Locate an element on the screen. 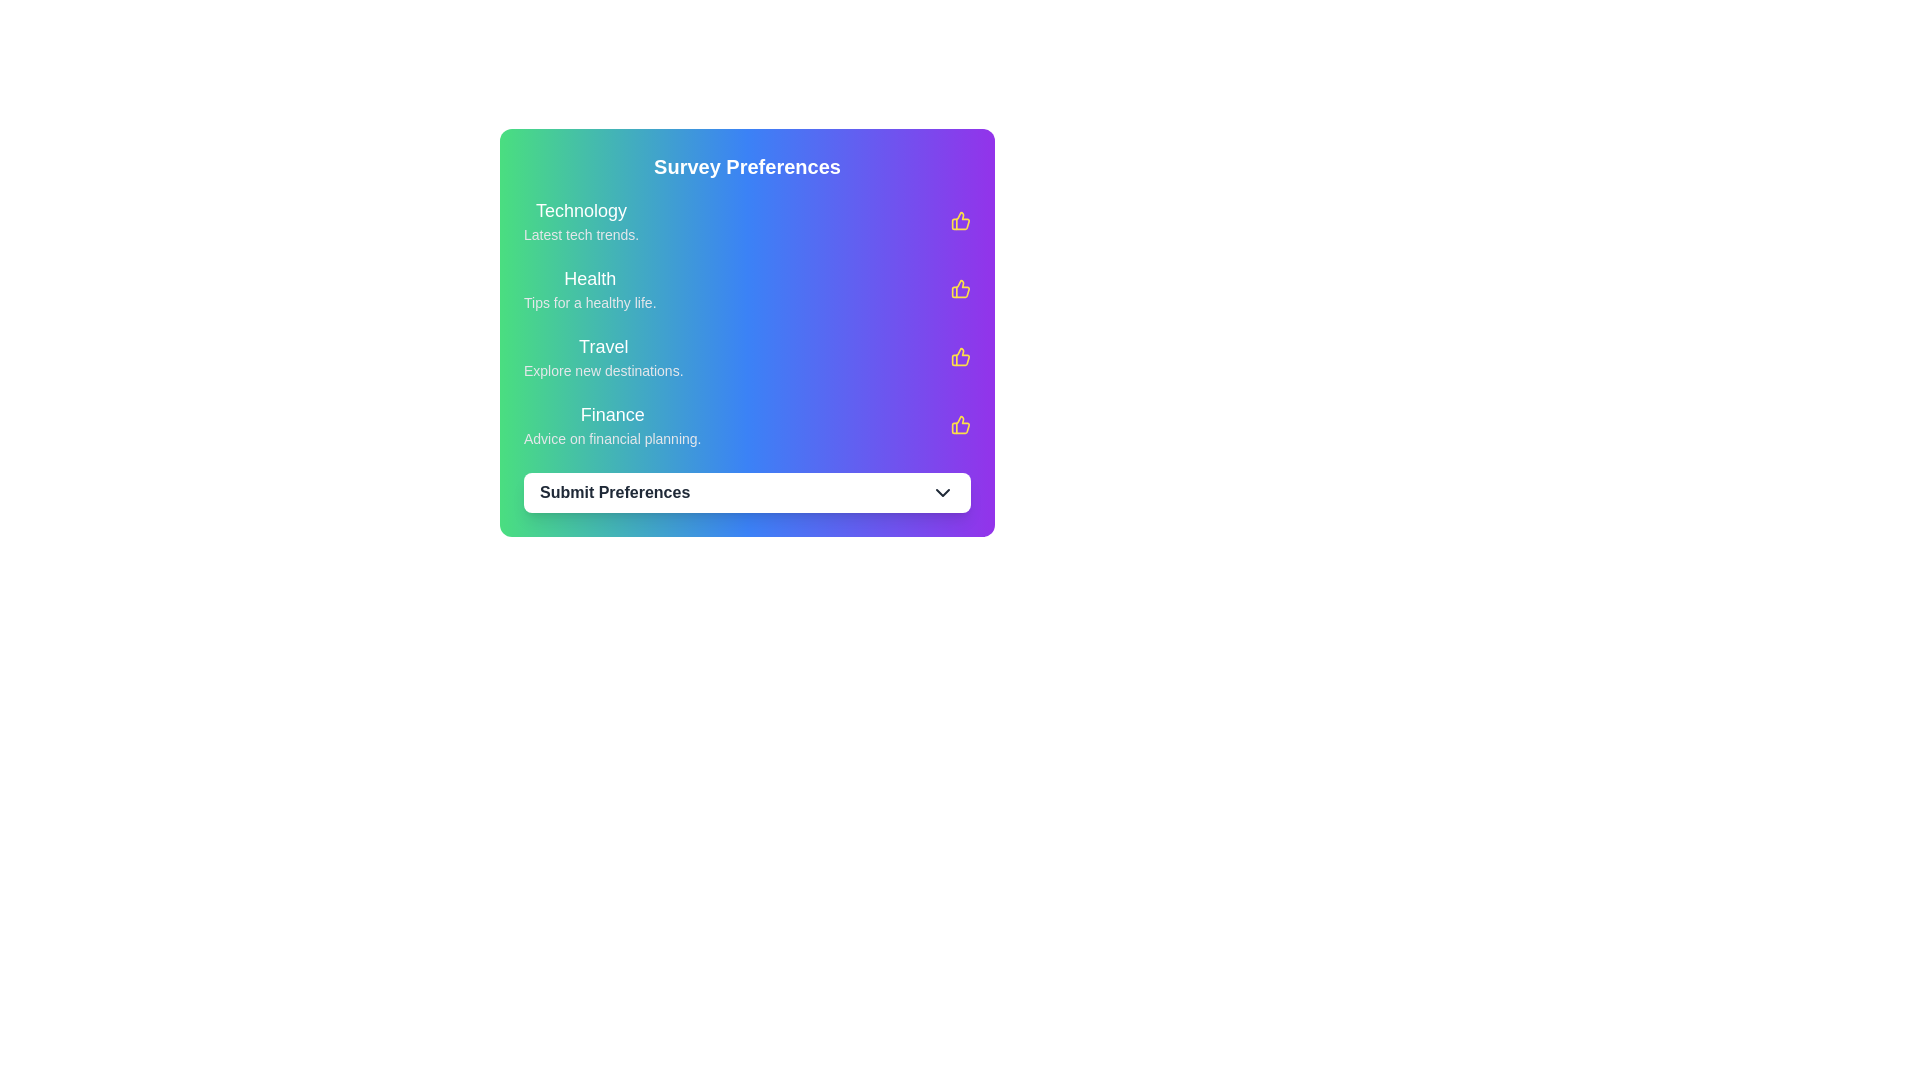  information presented in the 'Technology' text block located at the top of the 'Survey Preferences' section is located at coordinates (580, 220).